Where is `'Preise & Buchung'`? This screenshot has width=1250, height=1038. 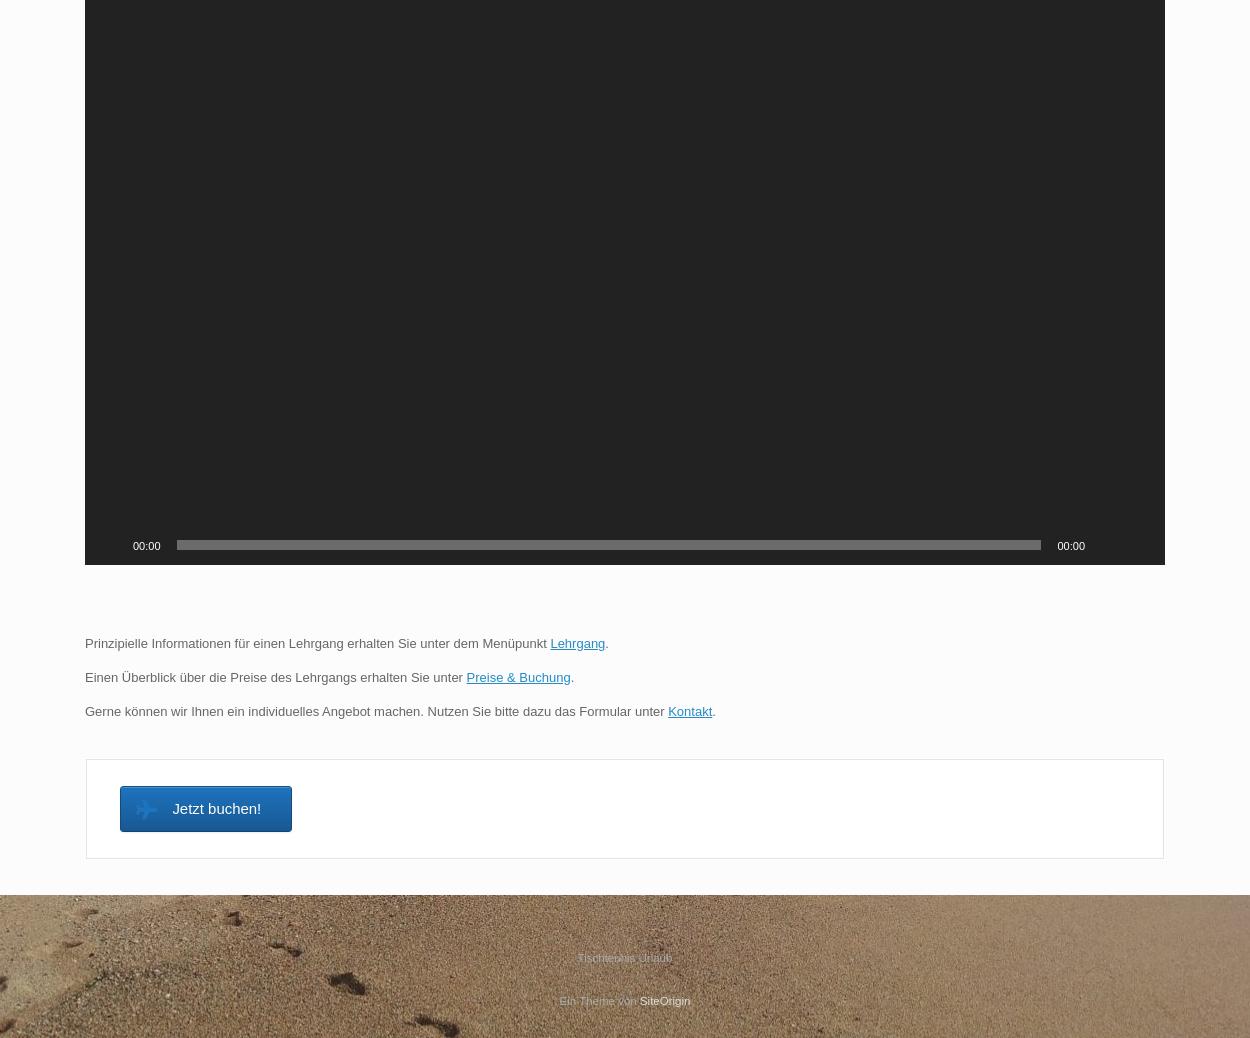
'Preise & Buchung' is located at coordinates (518, 676).